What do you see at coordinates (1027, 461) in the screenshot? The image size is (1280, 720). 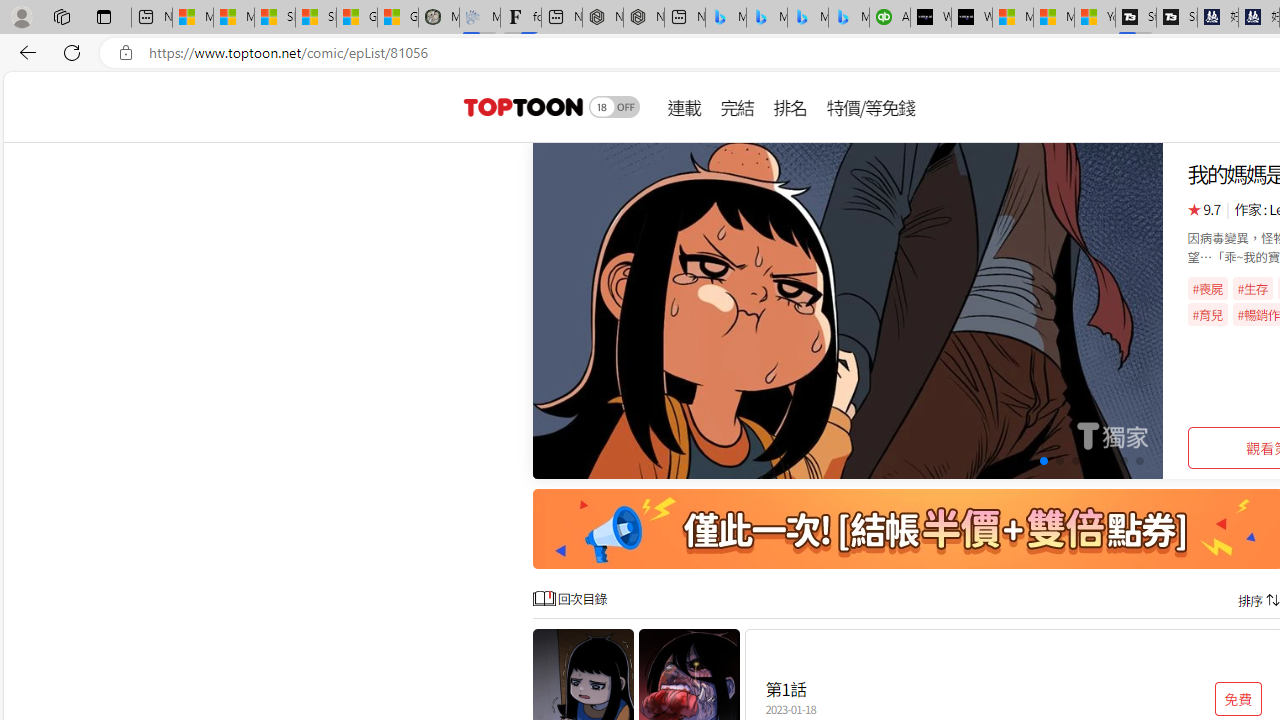 I see `'Go to slide 3'` at bounding box center [1027, 461].